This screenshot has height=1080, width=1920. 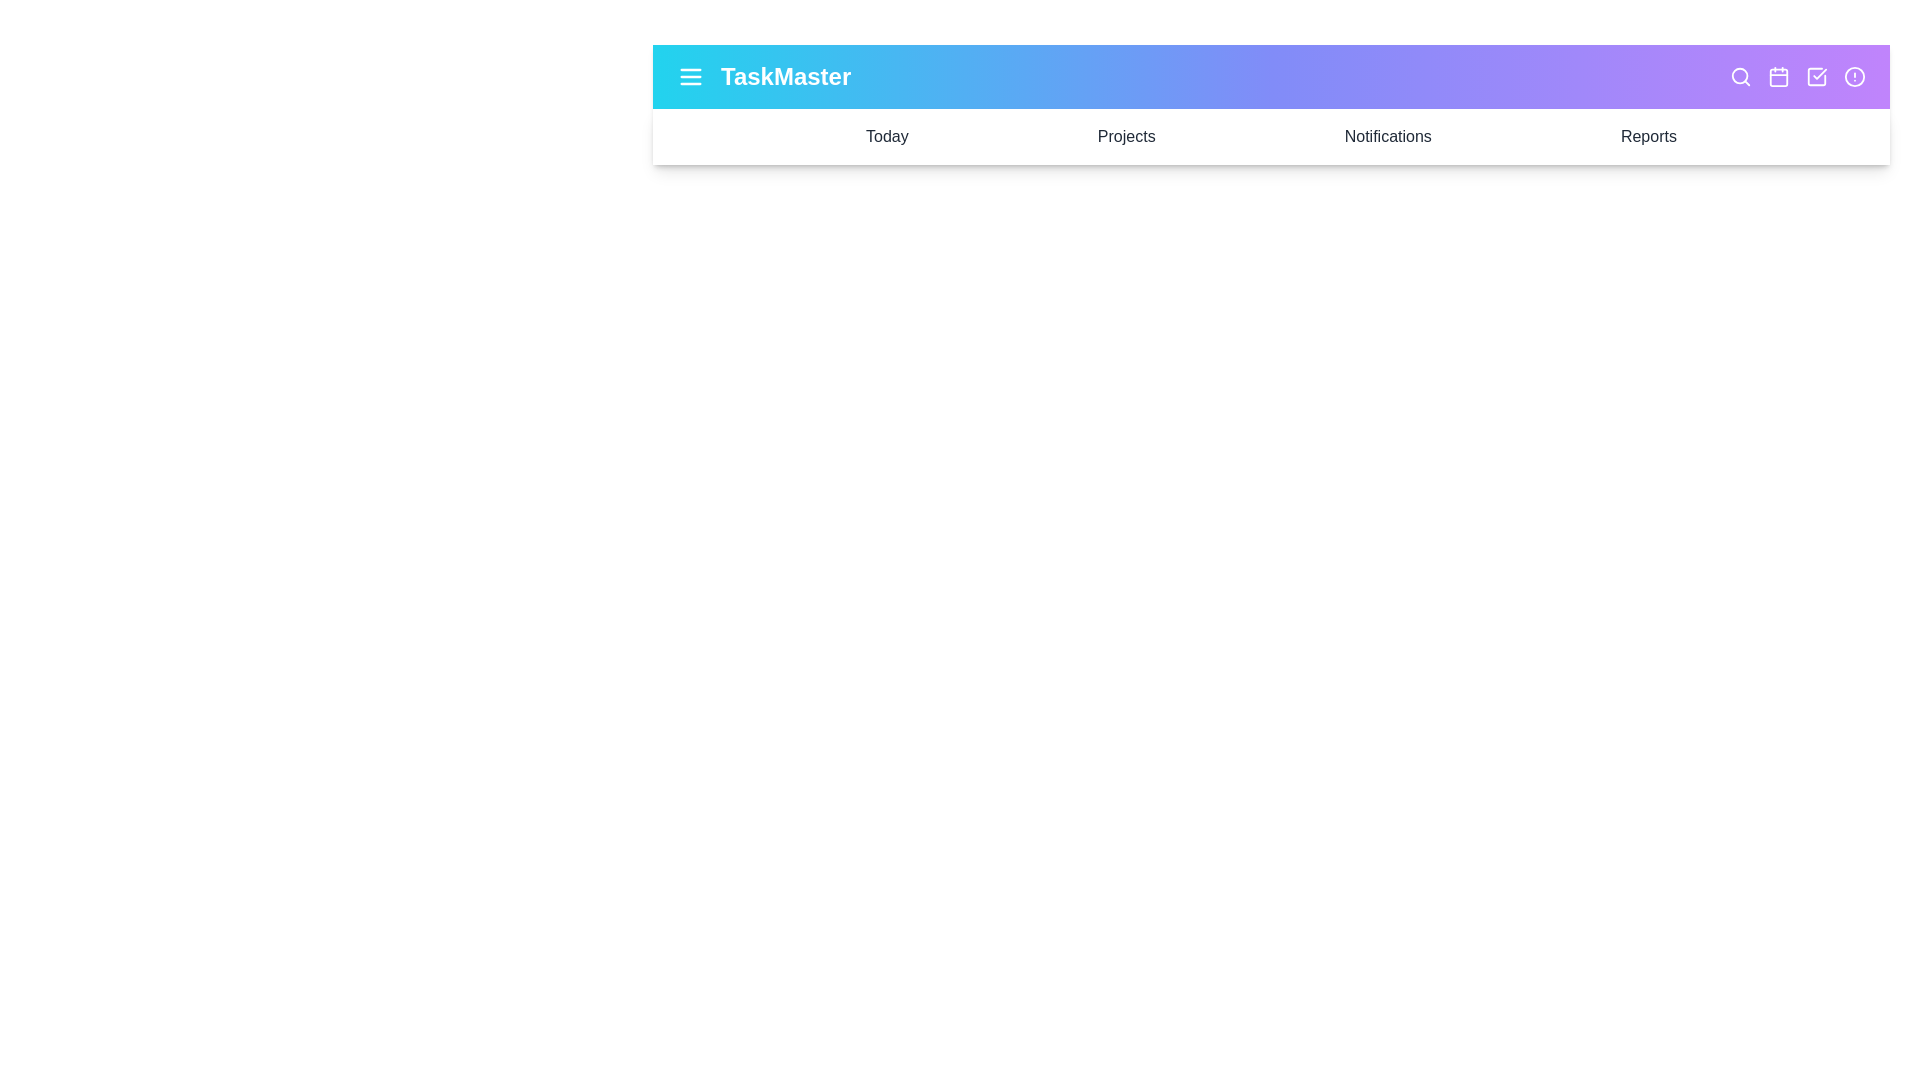 What do you see at coordinates (1126, 136) in the screenshot?
I see `the 'Projects' option in the navigation bar` at bounding box center [1126, 136].